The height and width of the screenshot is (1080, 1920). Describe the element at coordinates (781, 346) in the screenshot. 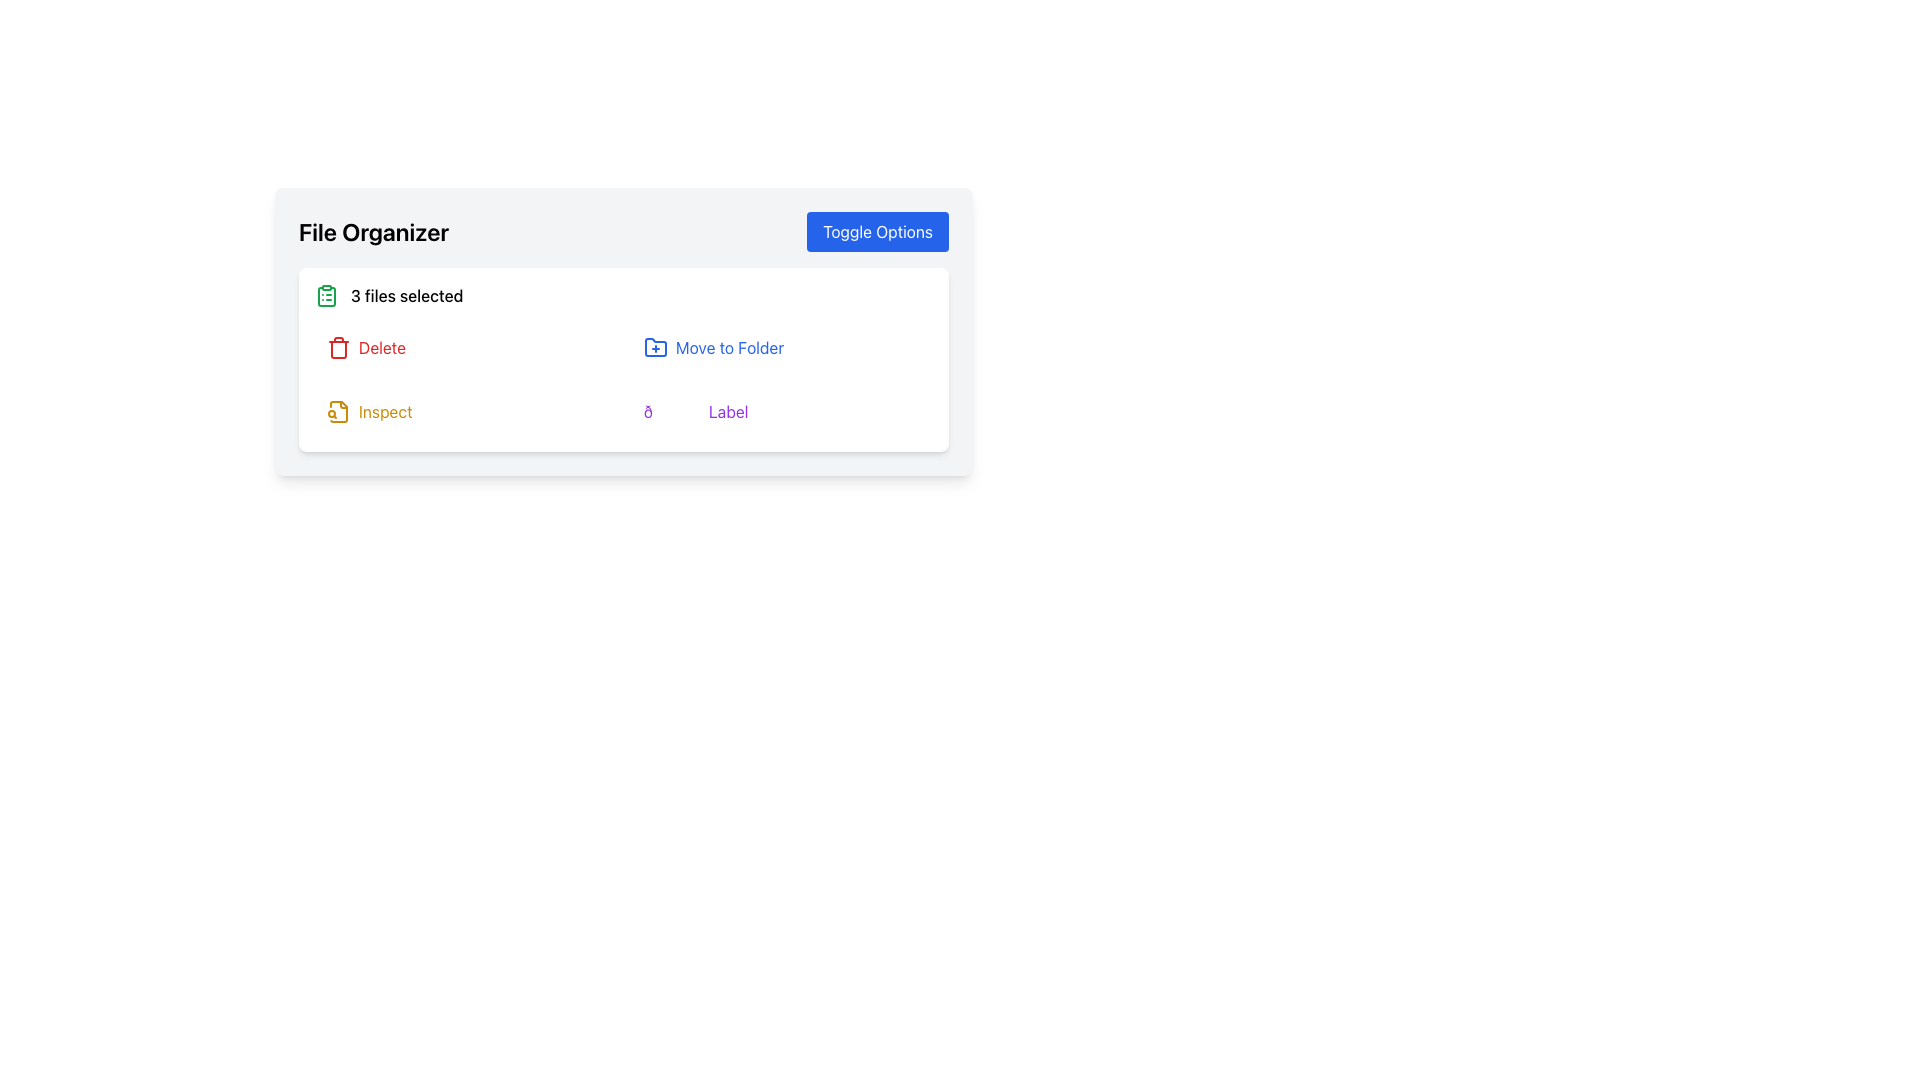

I see `the button located to the right of the 'Delete' button in the first row of the grid layout to initiate the move action` at that location.